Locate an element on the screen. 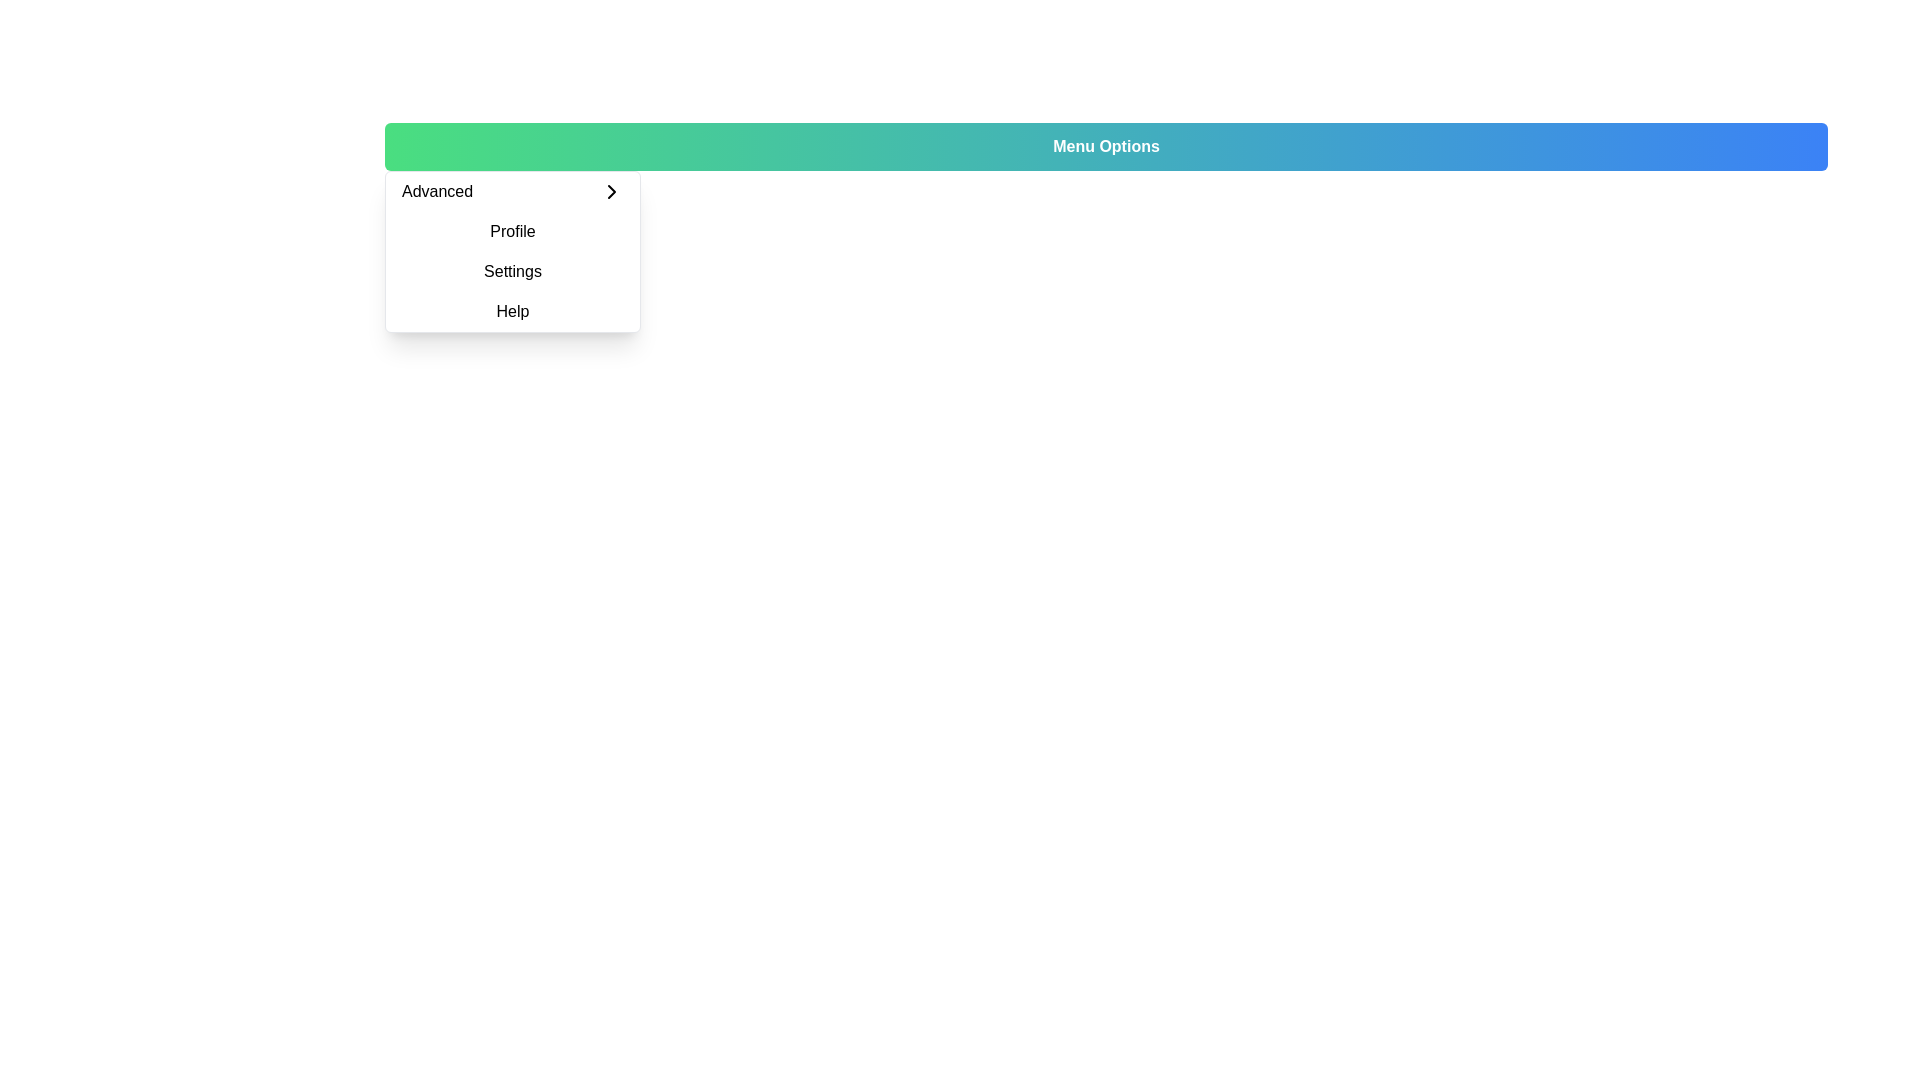 This screenshot has width=1920, height=1080. the third option in the dropdown menu, which likely leads to the Settings page or functionality within the application is located at coordinates (513, 272).